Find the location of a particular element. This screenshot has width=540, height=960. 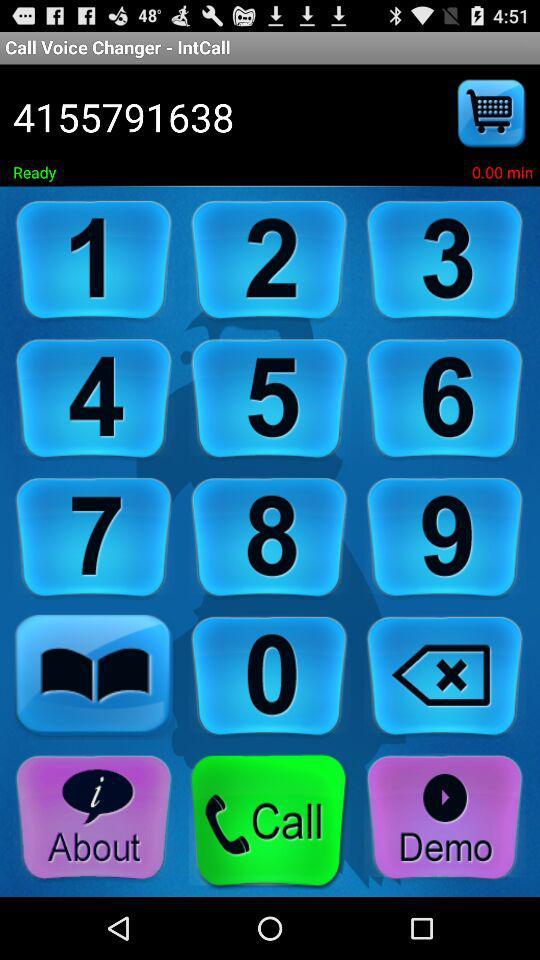

the cart icon is located at coordinates (492, 124).